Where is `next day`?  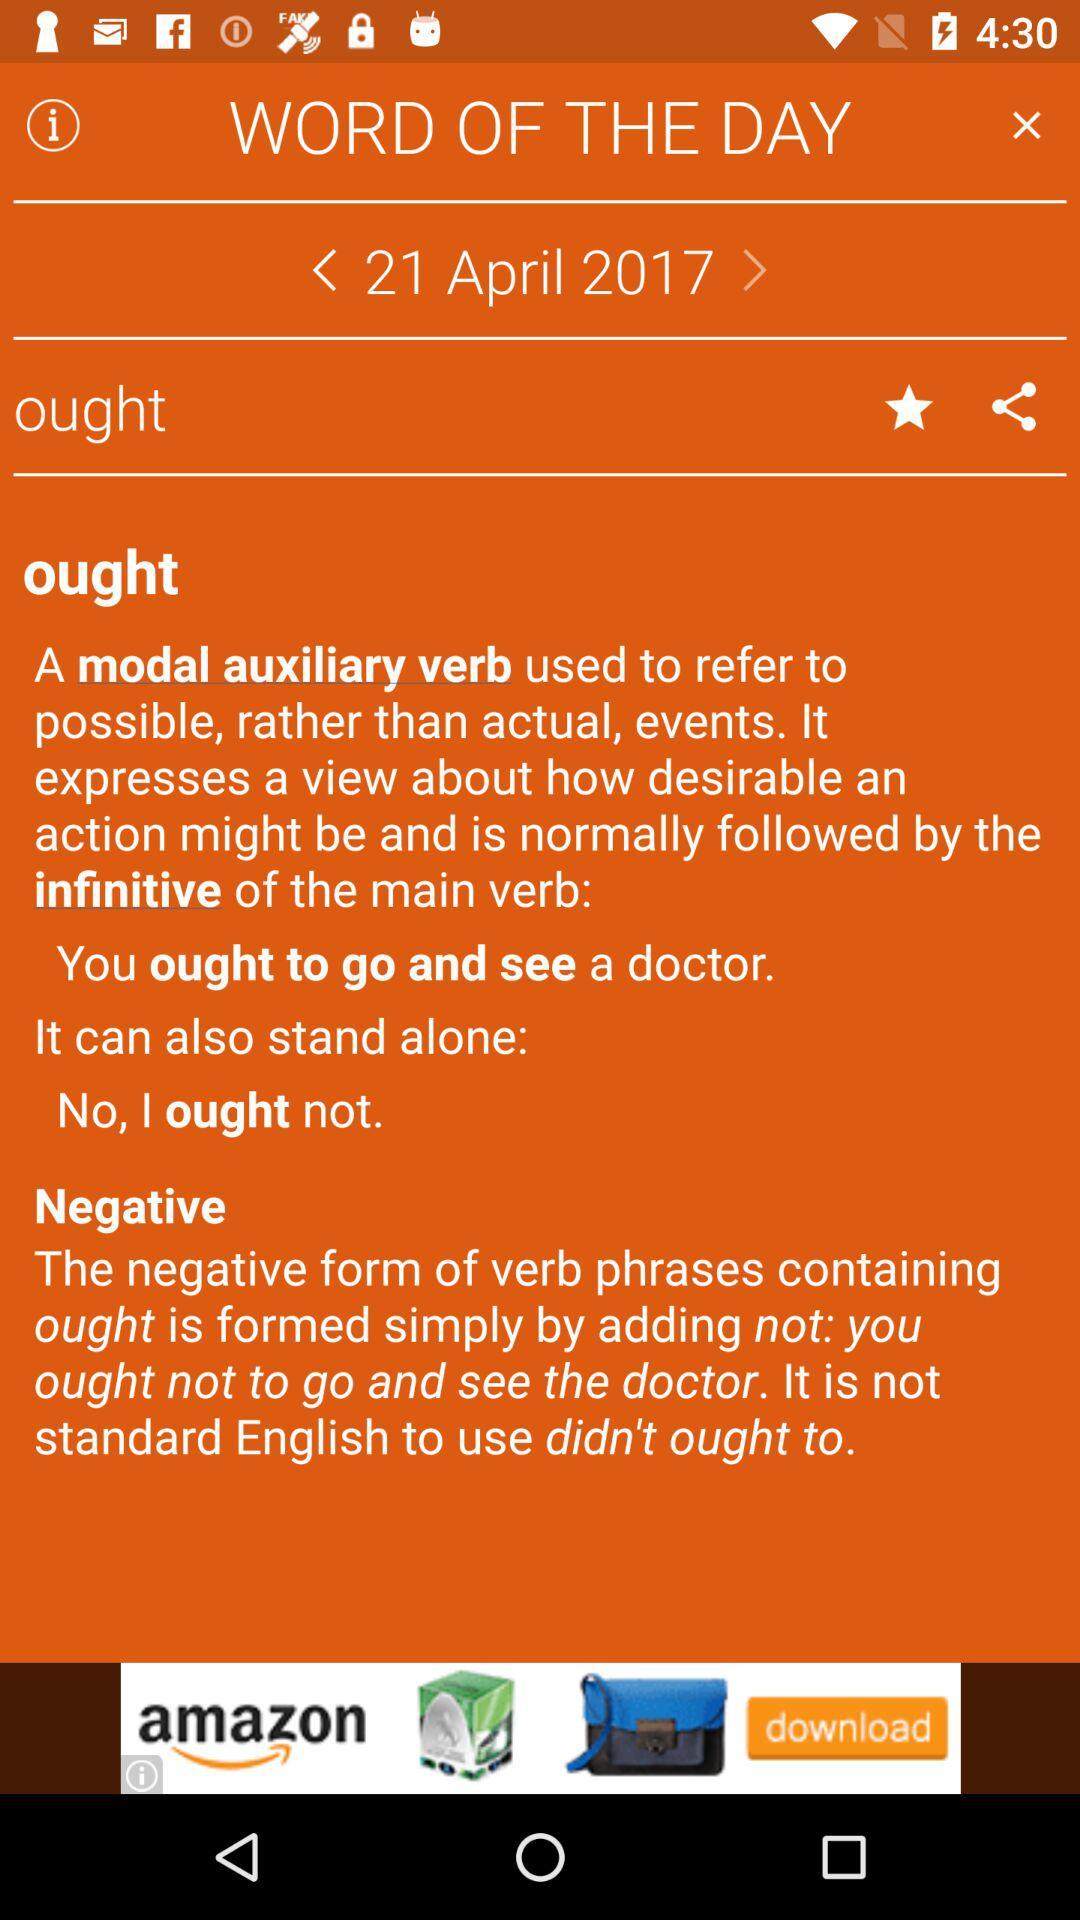
next day is located at coordinates (755, 268).